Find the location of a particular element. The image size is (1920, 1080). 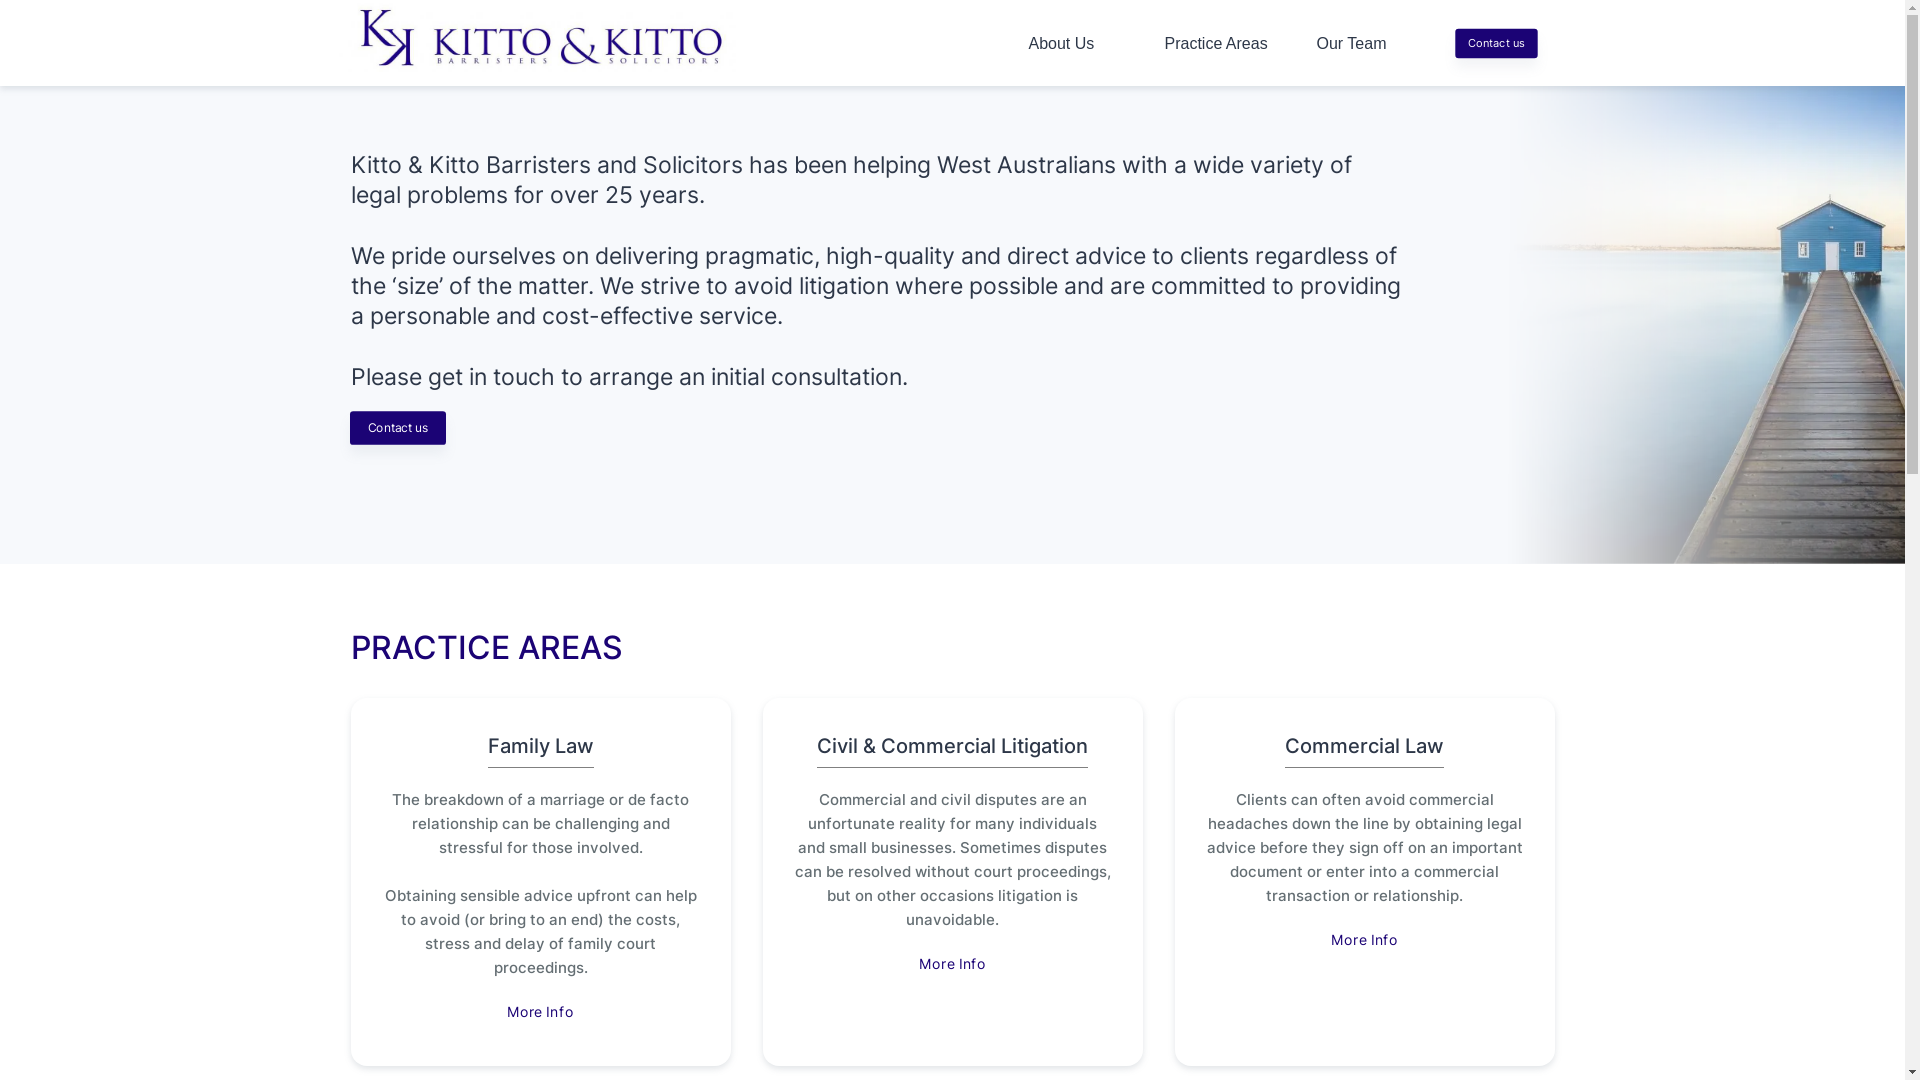

'logo' is located at coordinates (547, 64).